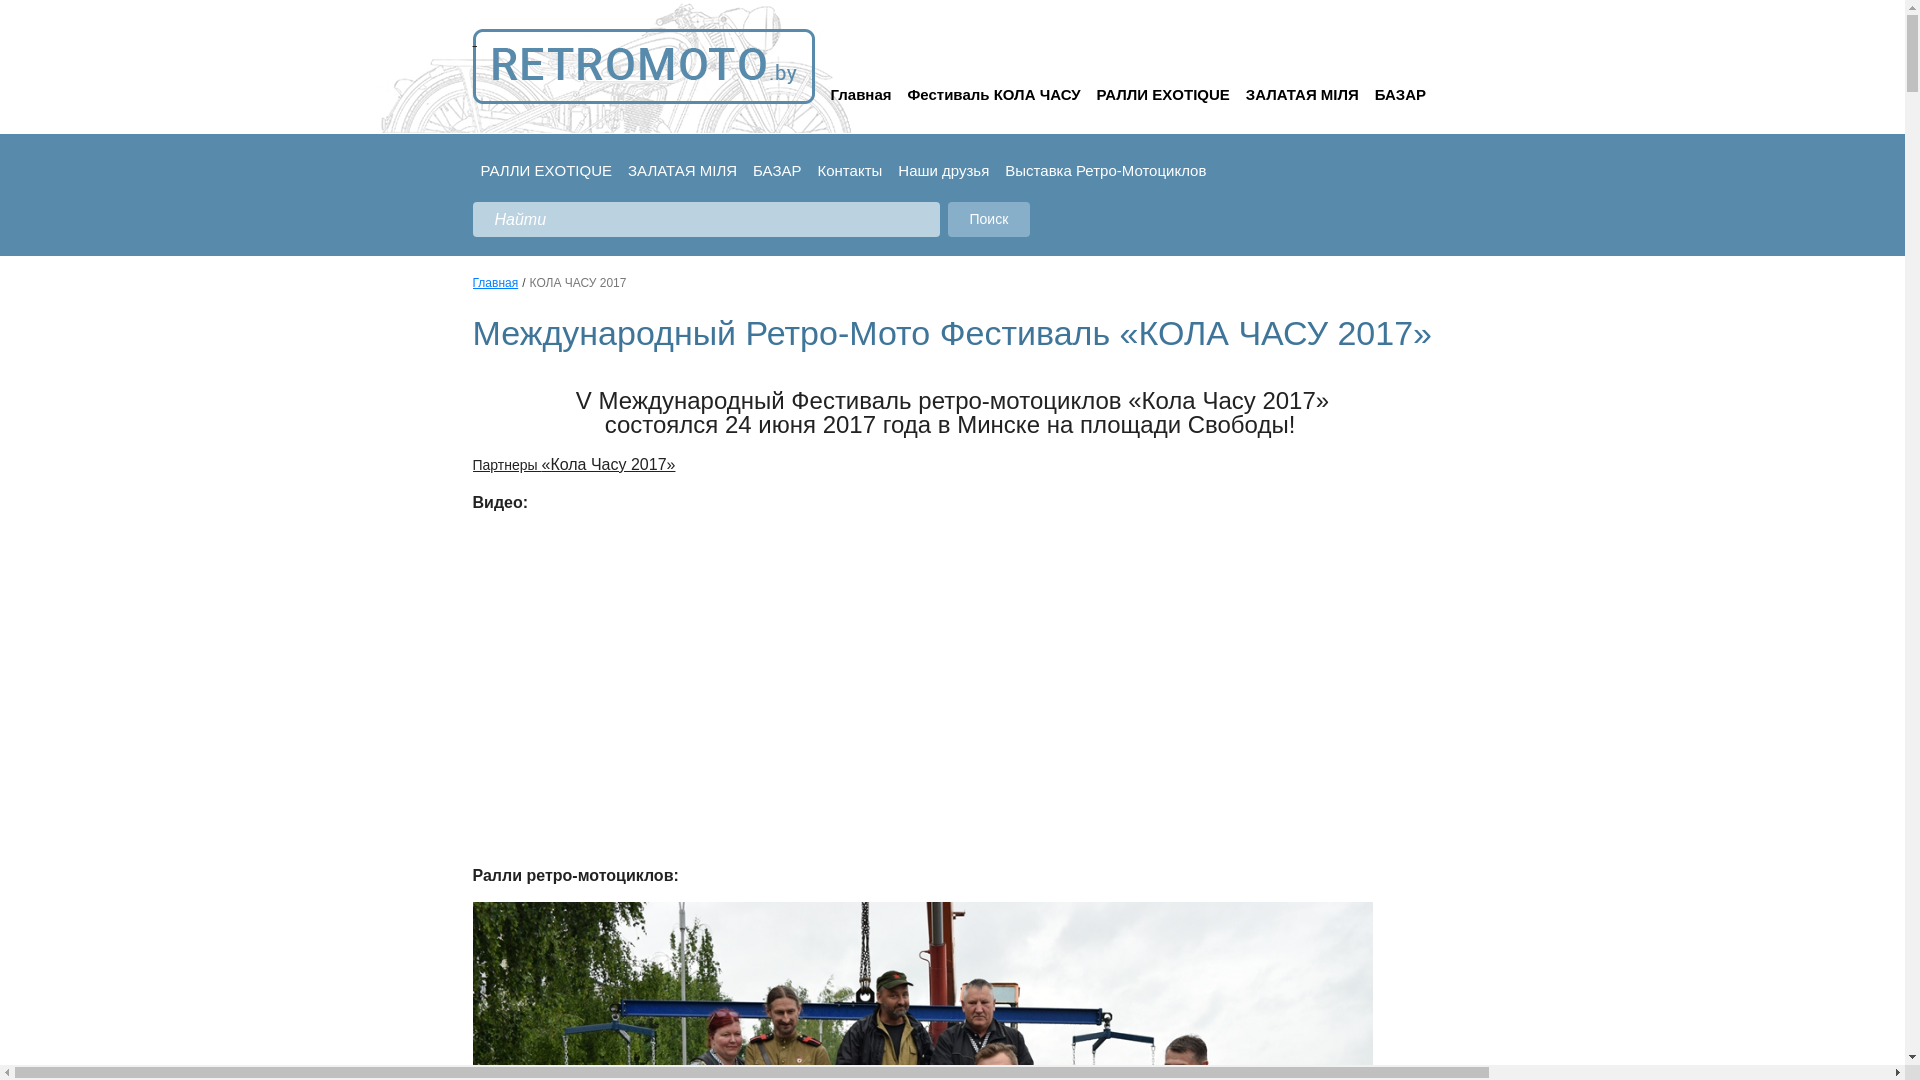 The height and width of the screenshot is (1080, 1920). Describe the element at coordinates (643, 65) in the screenshot. I see `' '` at that location.